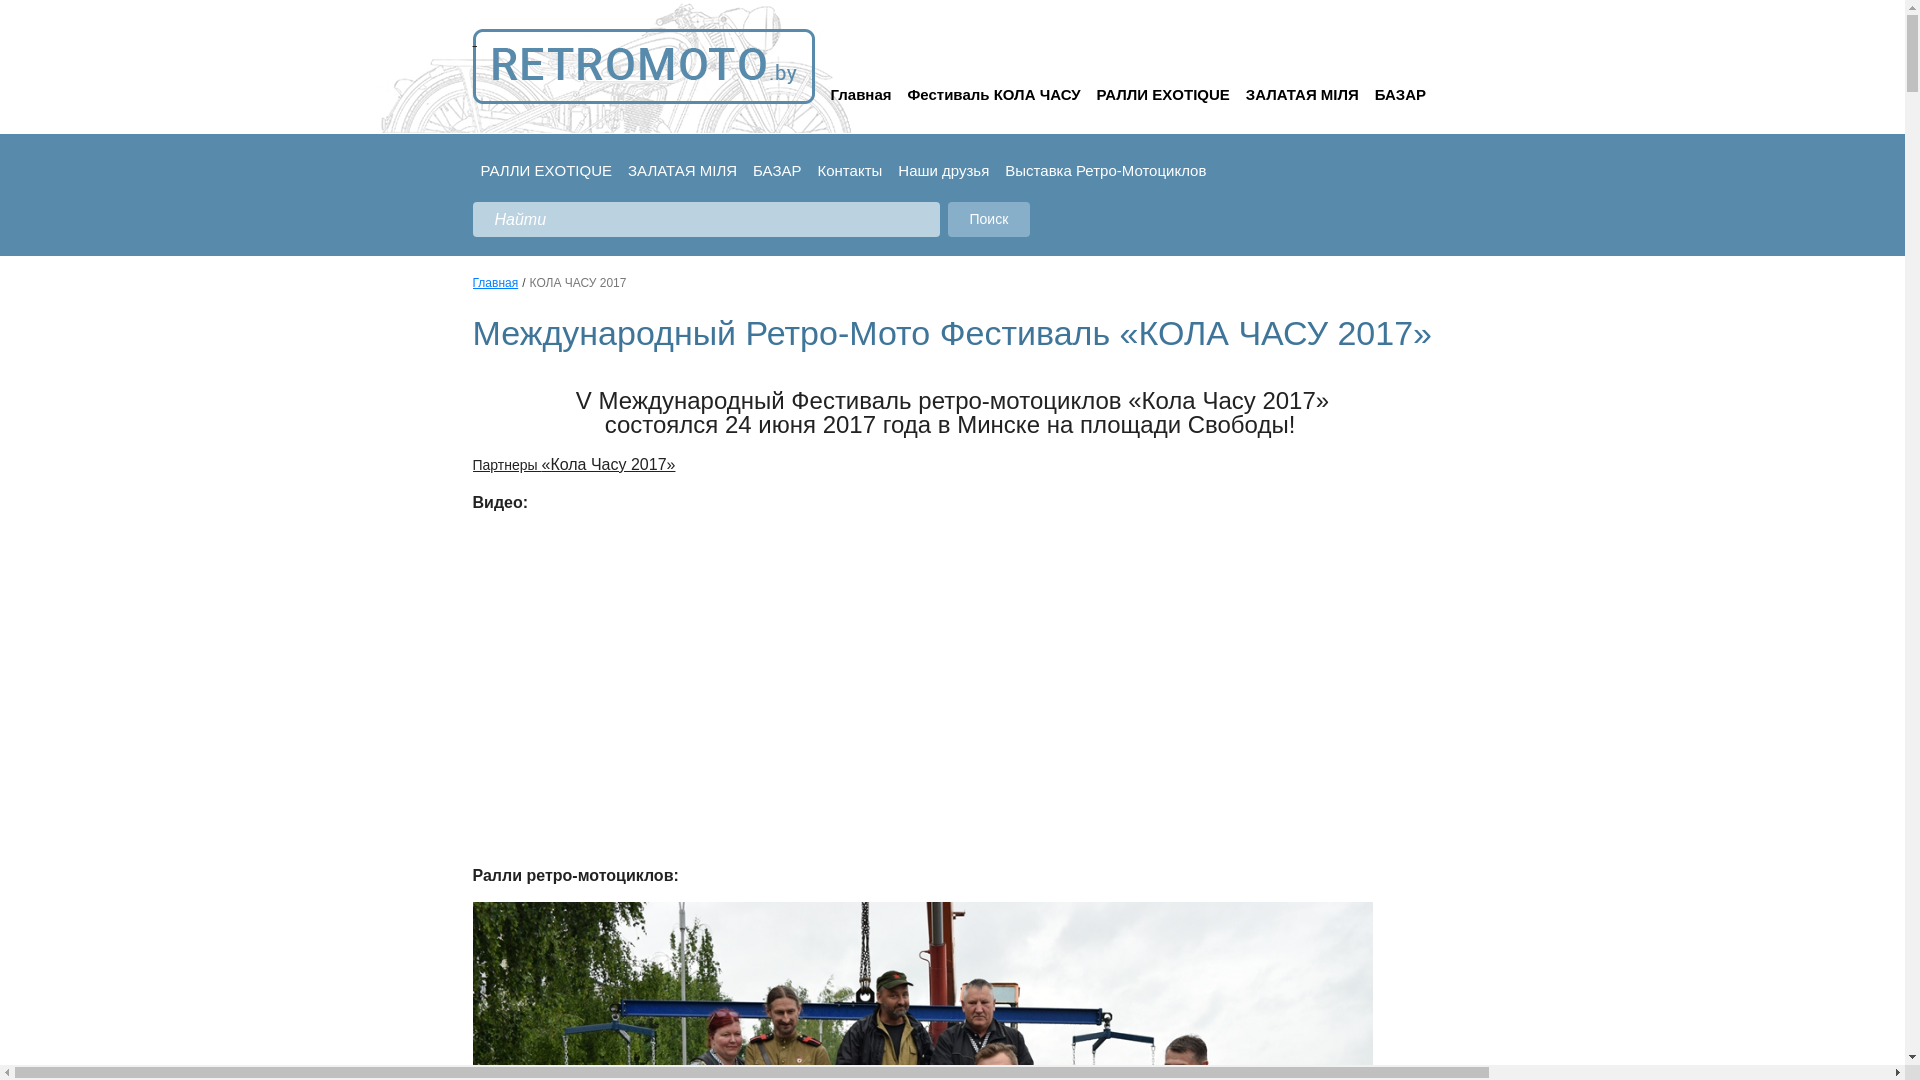 The height and width of the screenshot is (1080, 1920). Describe the element at coordinates (643, 65) in the screenshot. I see `' '` at that location.